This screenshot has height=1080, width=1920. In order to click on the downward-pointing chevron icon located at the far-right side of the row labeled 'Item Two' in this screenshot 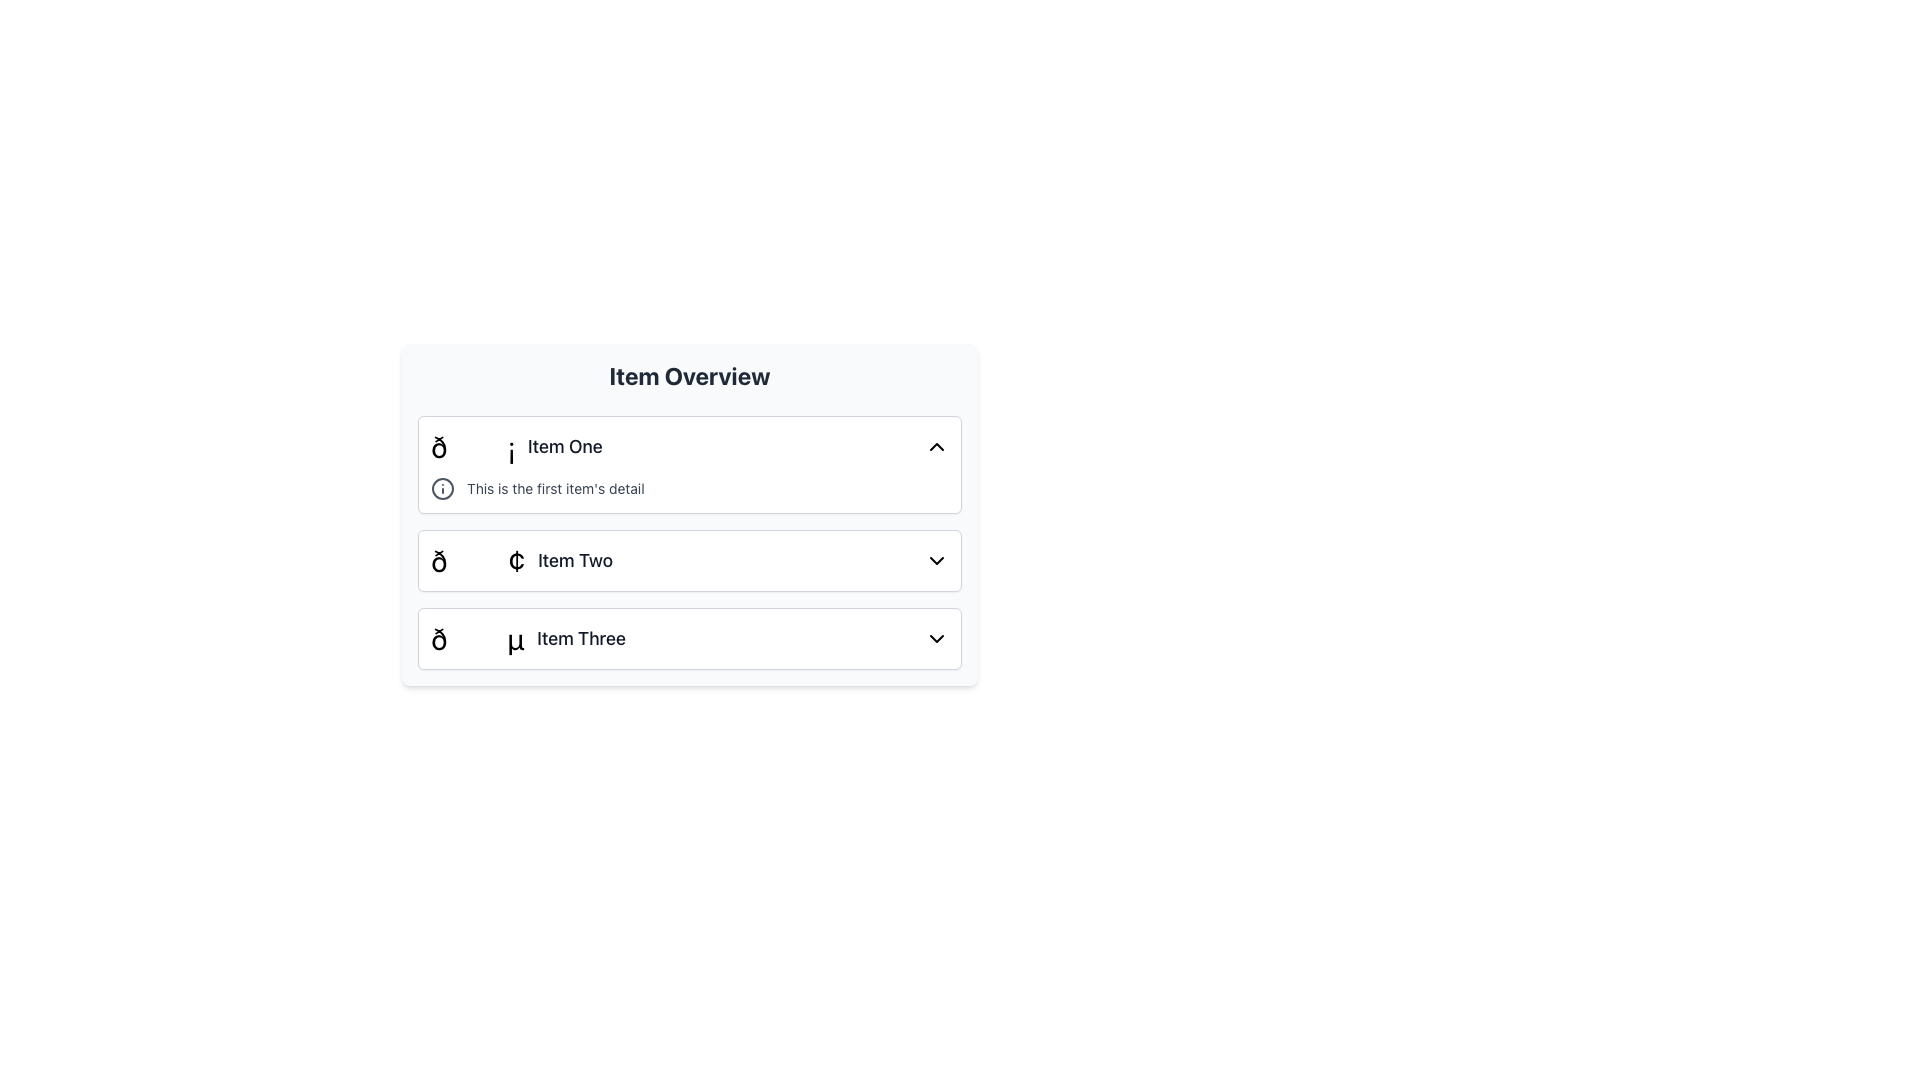, I will do `click(935, 560)`.